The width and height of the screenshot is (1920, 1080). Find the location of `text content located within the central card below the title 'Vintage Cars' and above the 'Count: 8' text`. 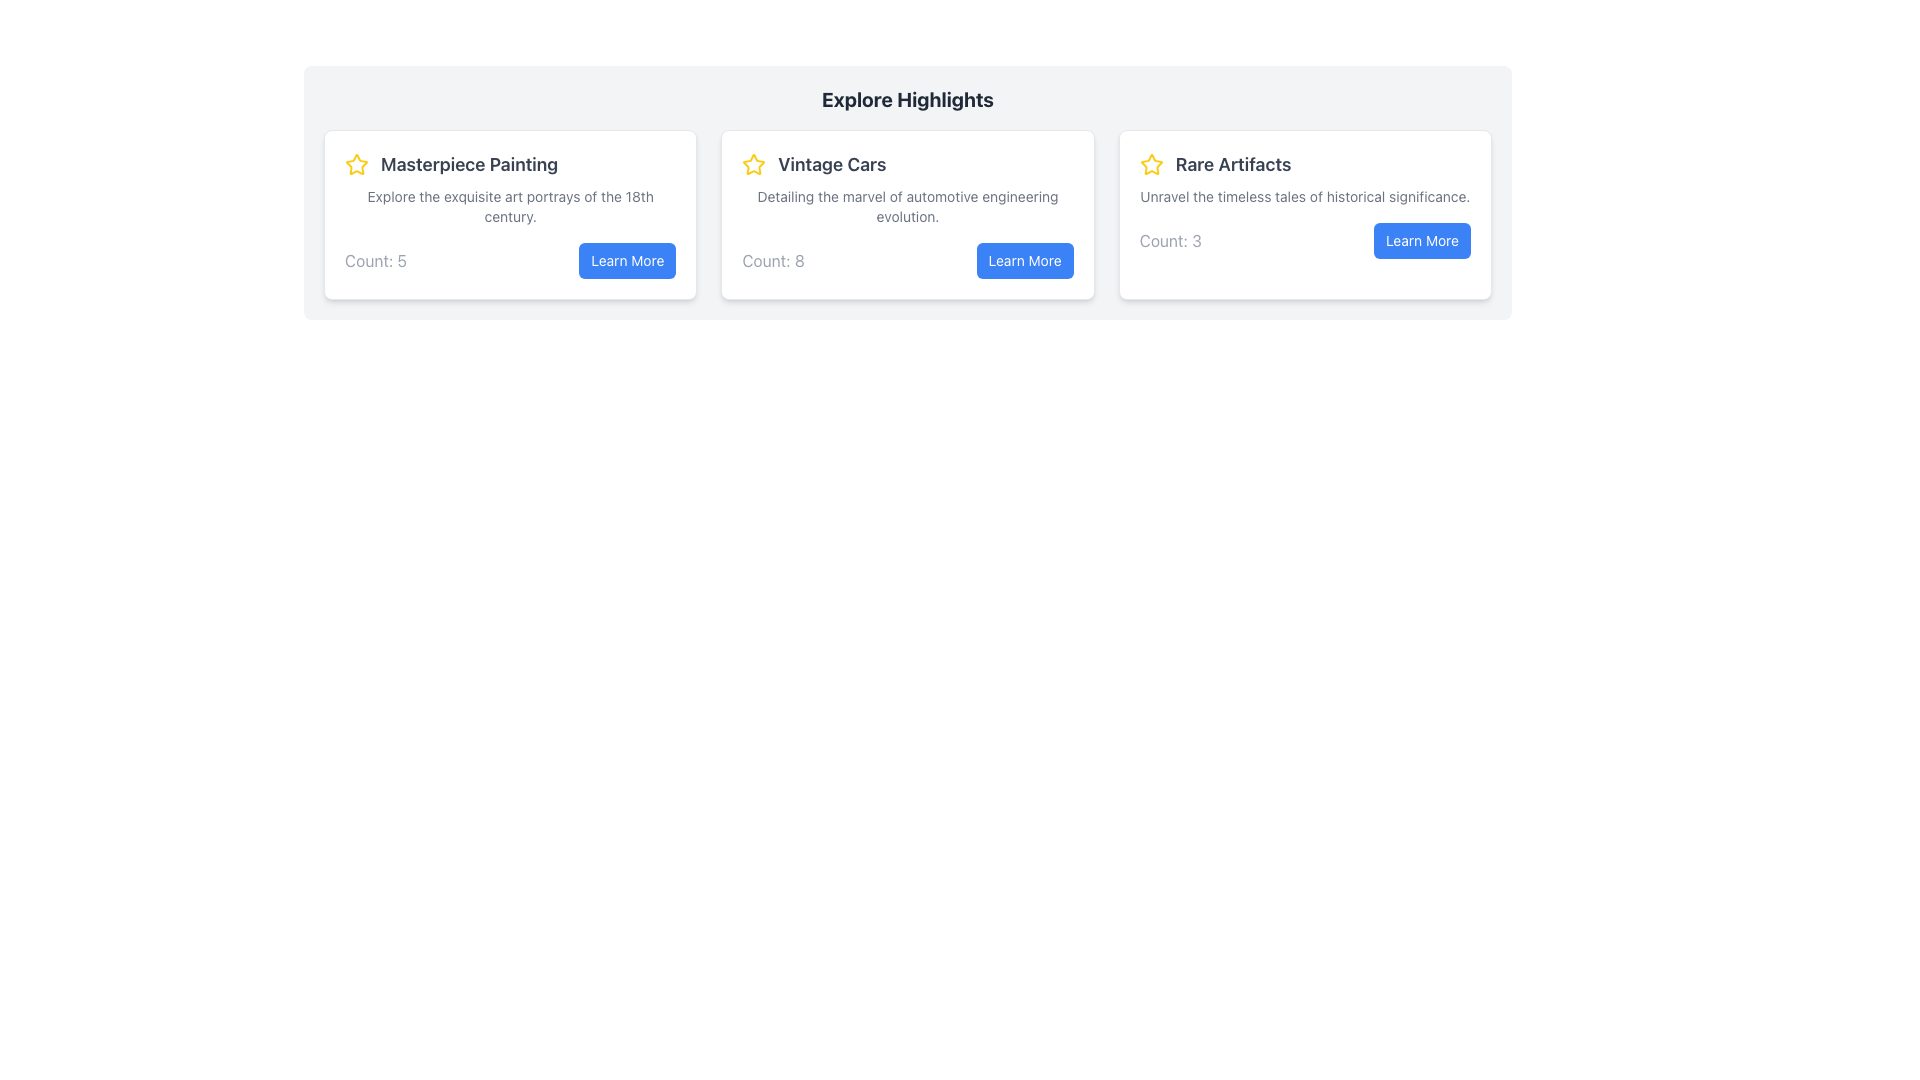

text content located within the central card below the title 'Vintage Cars' and above the 'Count: 8' text is located at coordinates (906, 207).